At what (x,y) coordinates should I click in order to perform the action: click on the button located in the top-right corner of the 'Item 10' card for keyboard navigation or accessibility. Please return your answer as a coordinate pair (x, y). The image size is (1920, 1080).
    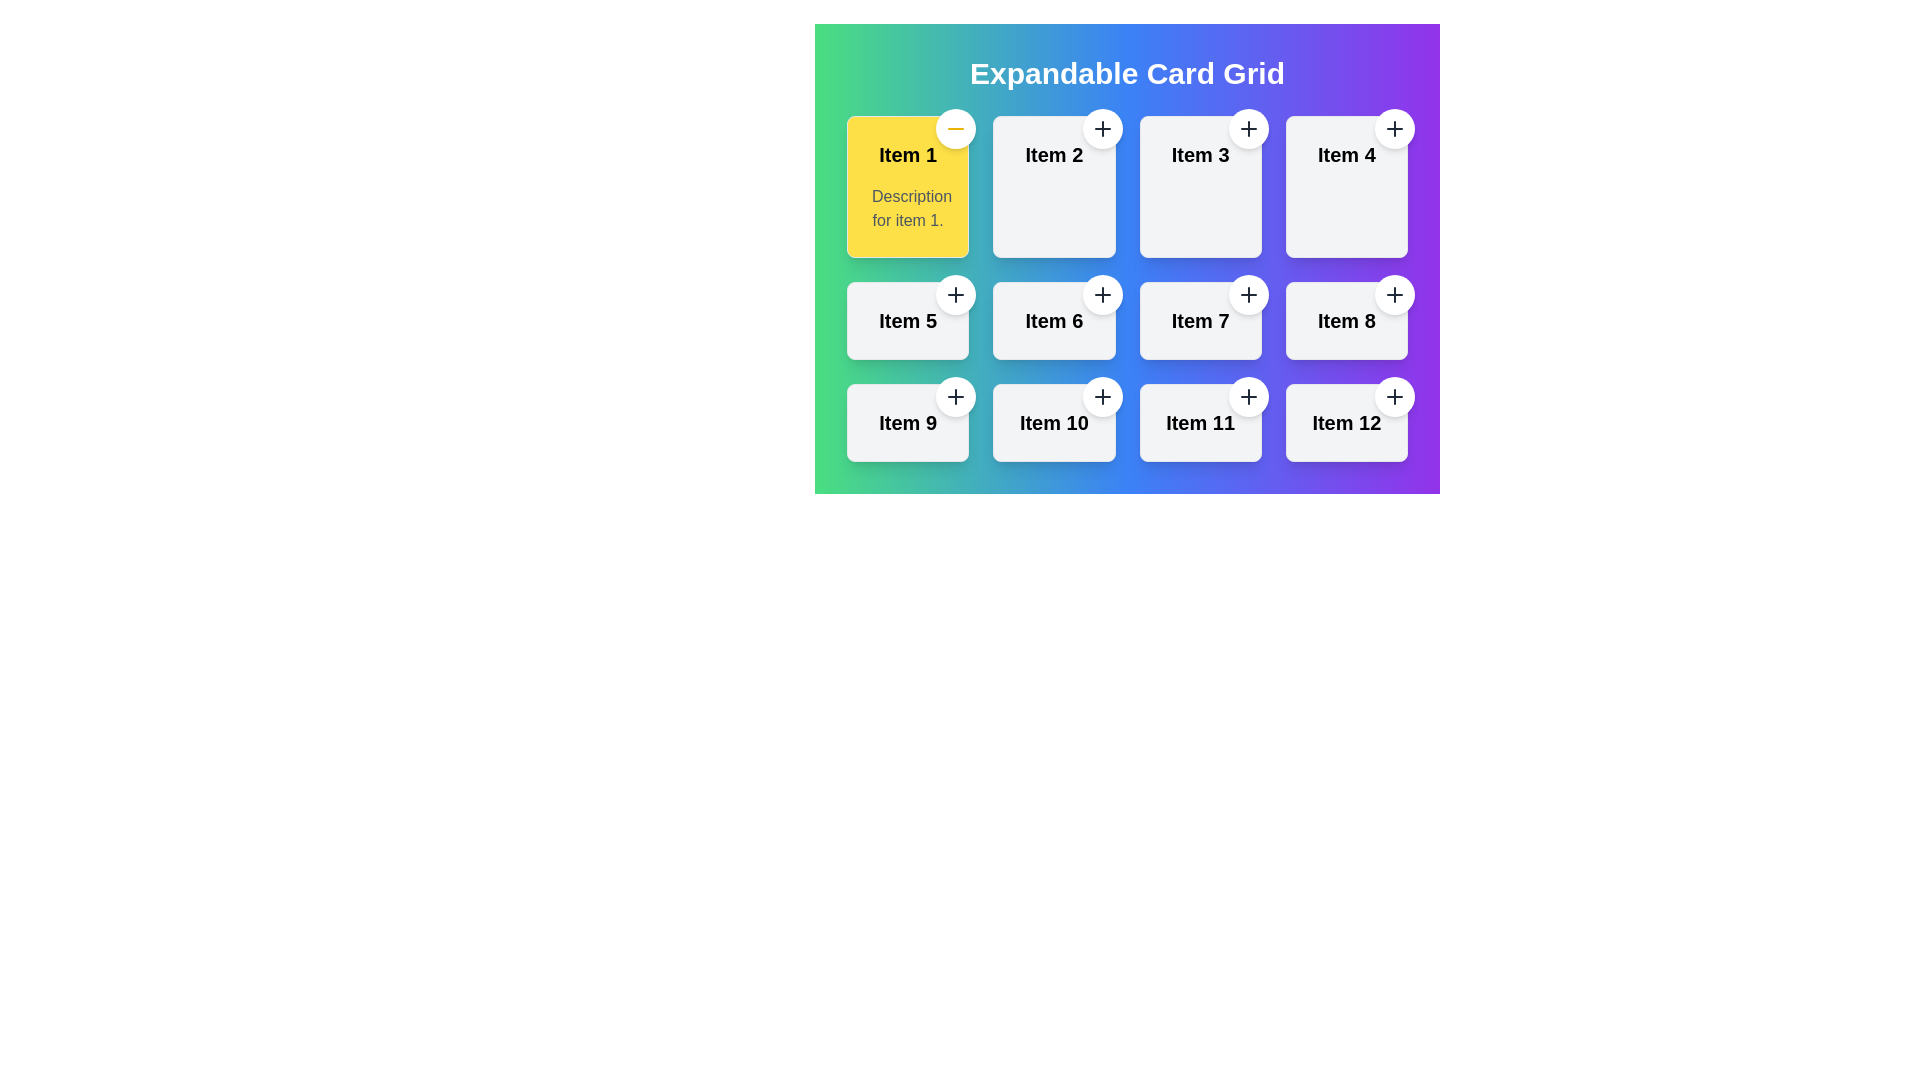
    Looking at the image, I should click on (1101, 397).